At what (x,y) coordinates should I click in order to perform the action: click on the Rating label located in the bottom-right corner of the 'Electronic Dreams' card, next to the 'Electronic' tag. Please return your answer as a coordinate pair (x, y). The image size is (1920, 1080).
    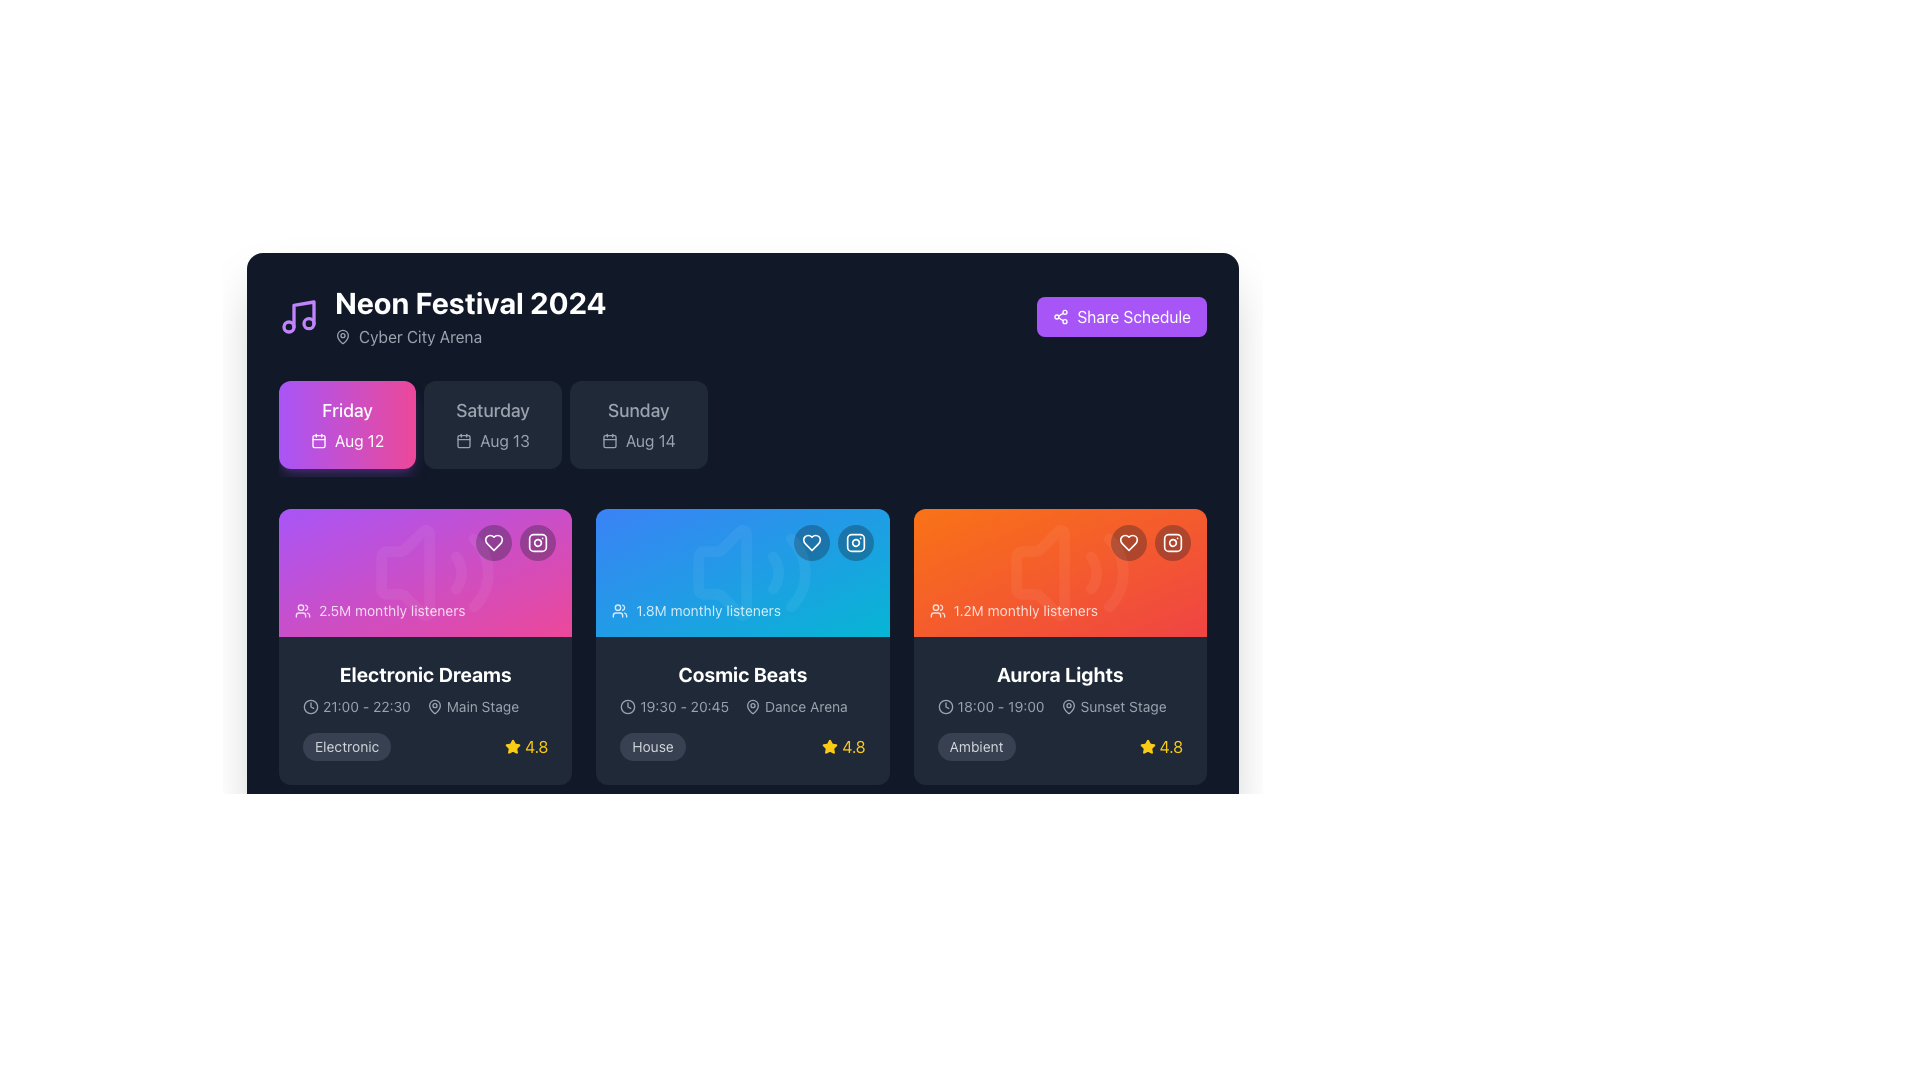
    Looking at the image, I should click on (526, 747).